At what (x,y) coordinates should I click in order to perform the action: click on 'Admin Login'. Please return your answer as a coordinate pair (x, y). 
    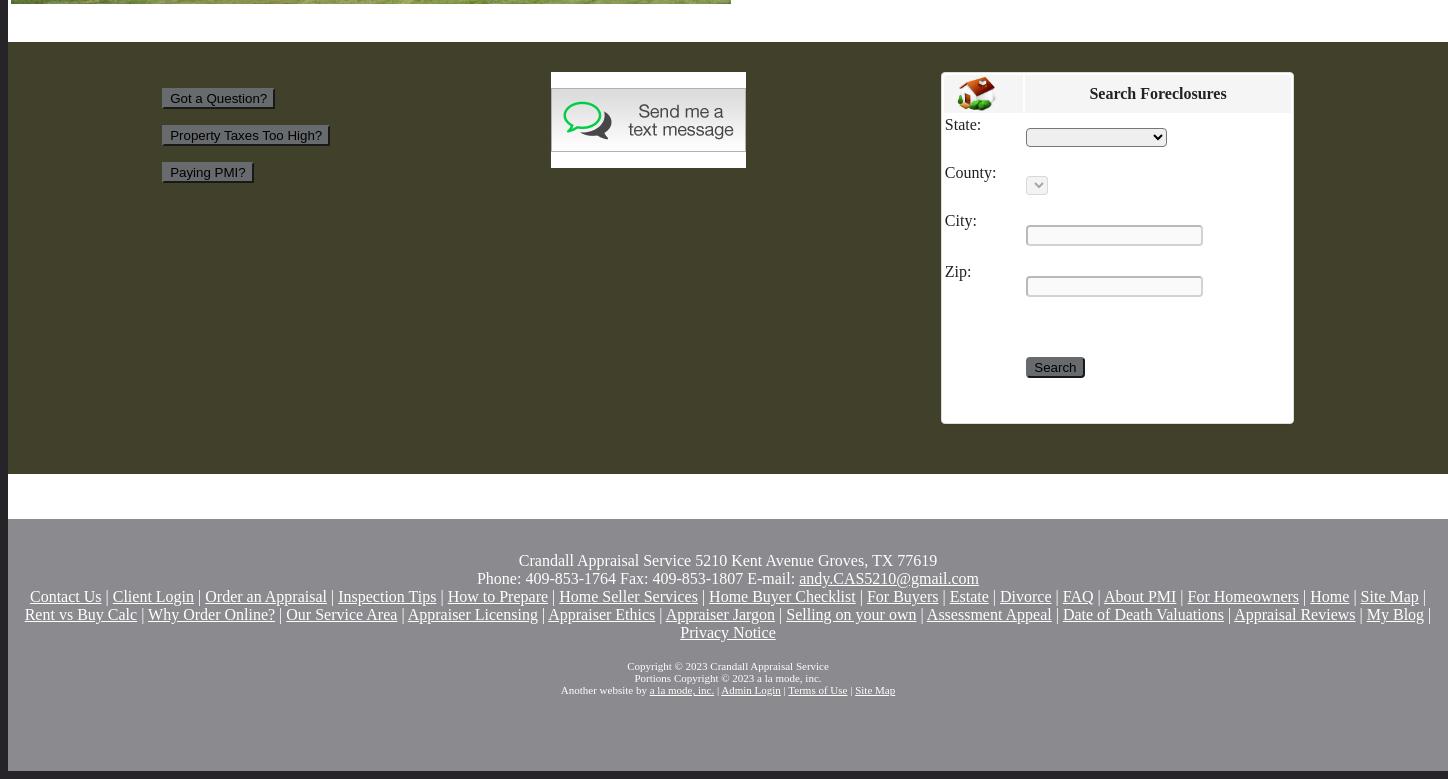
    Looking at the image, I should click on (750, 690).